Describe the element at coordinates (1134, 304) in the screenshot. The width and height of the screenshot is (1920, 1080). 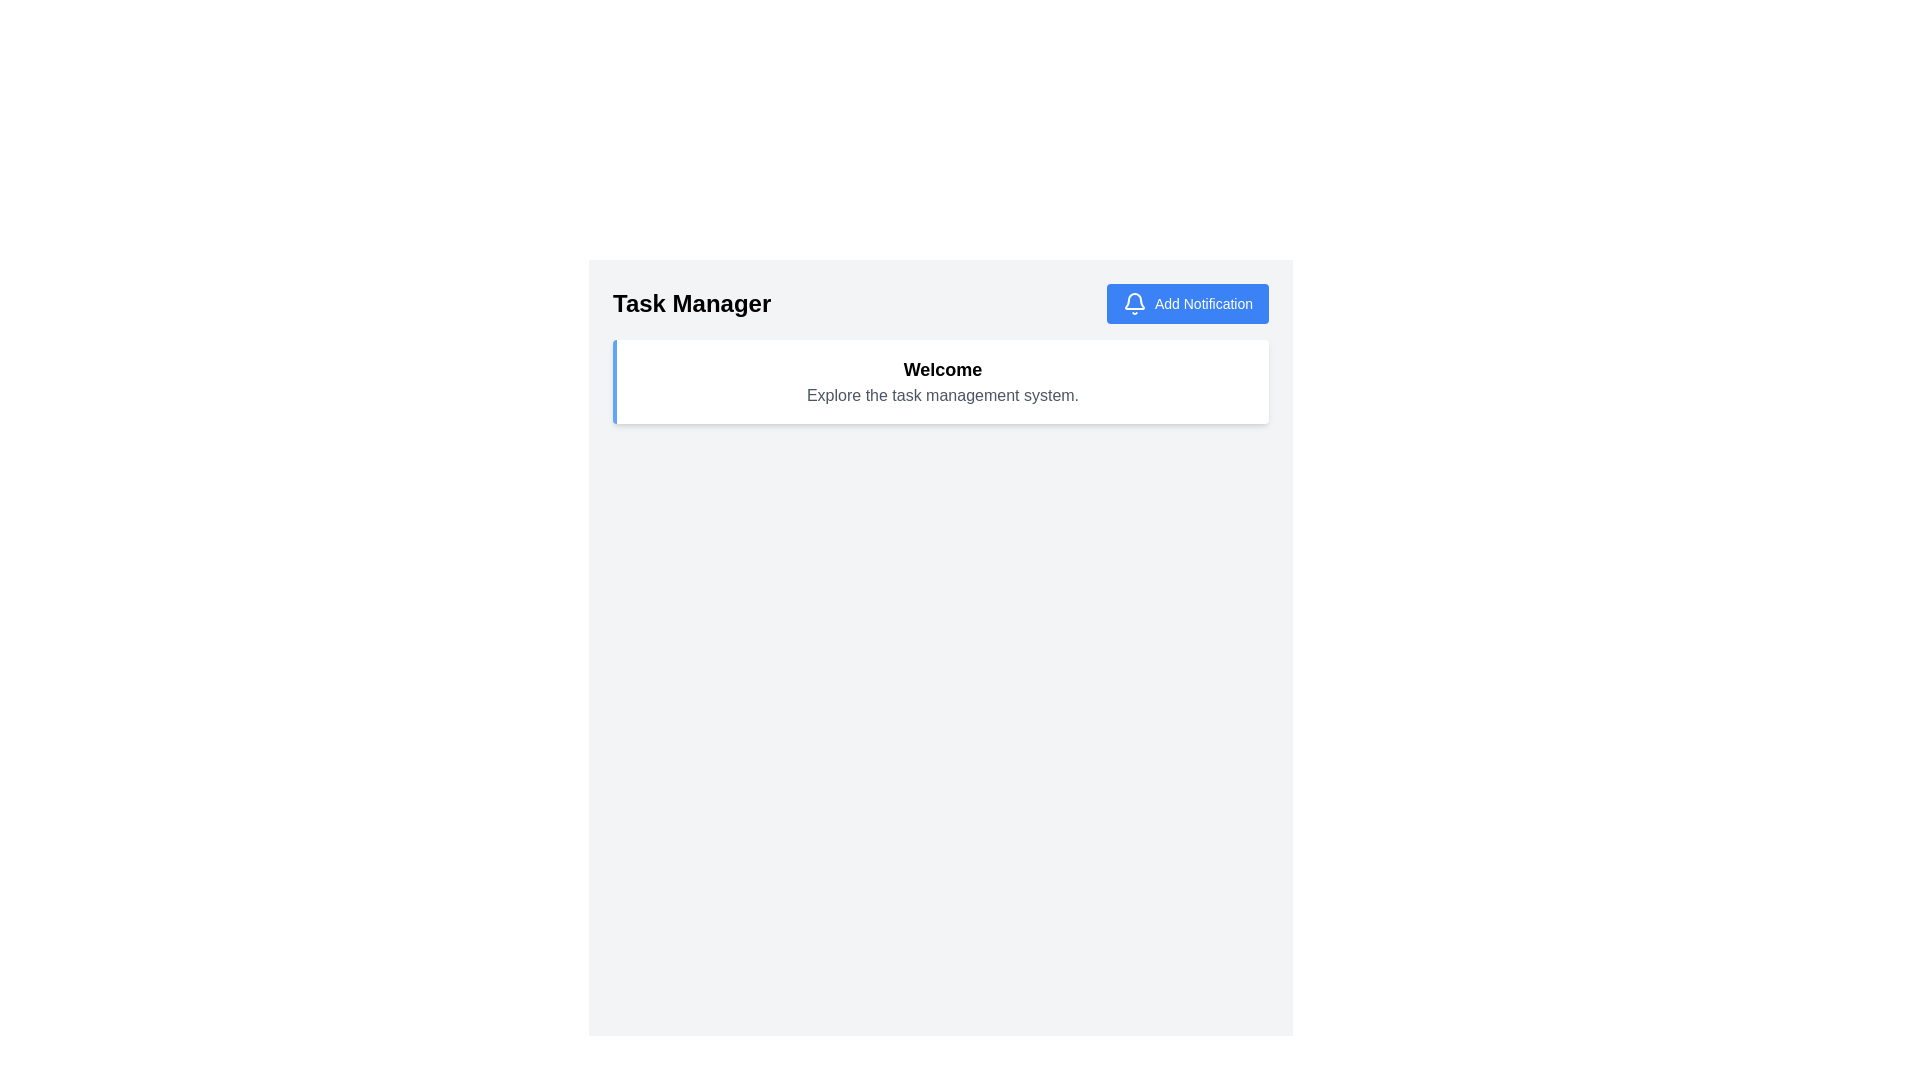
I see `the bell icon located at the start of the 'Add Notification' button in the top-right corner of the interface` at that location.